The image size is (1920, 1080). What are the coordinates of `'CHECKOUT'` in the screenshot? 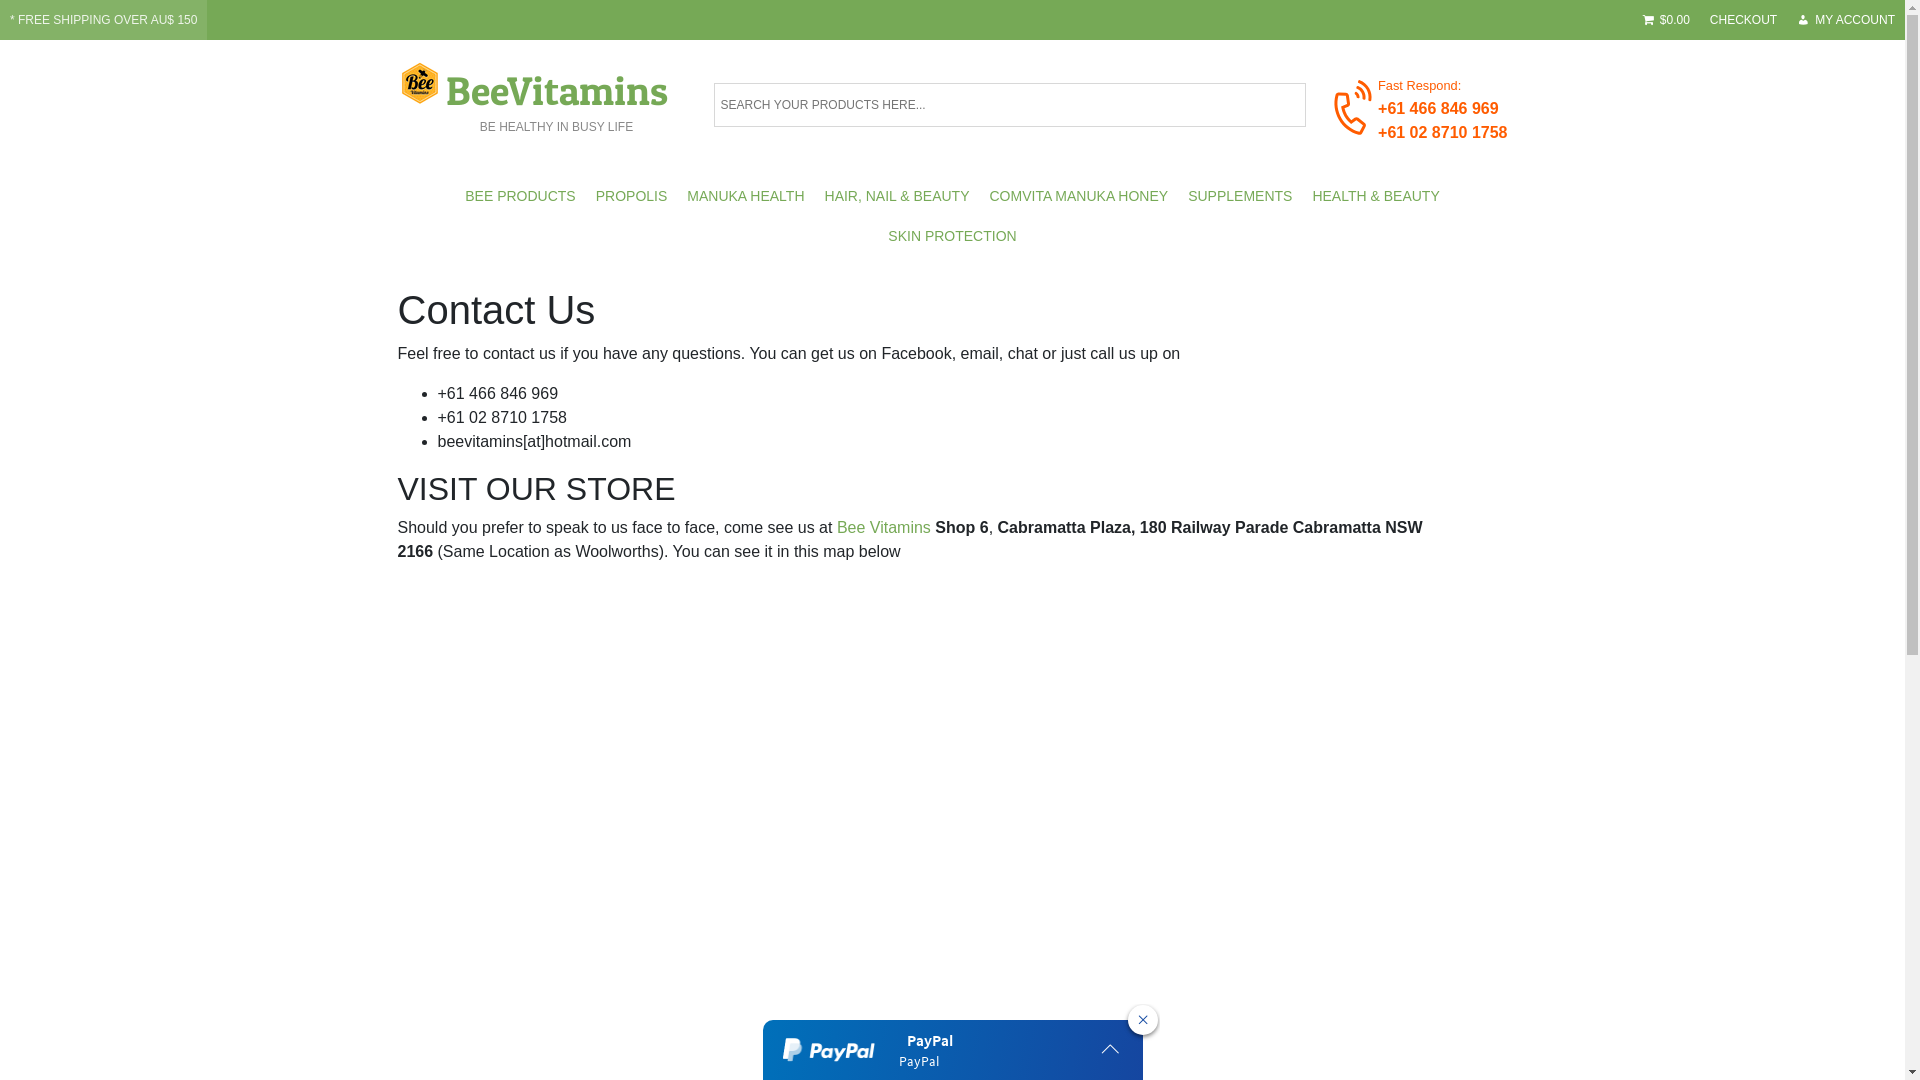 It's located at (1698, 19).